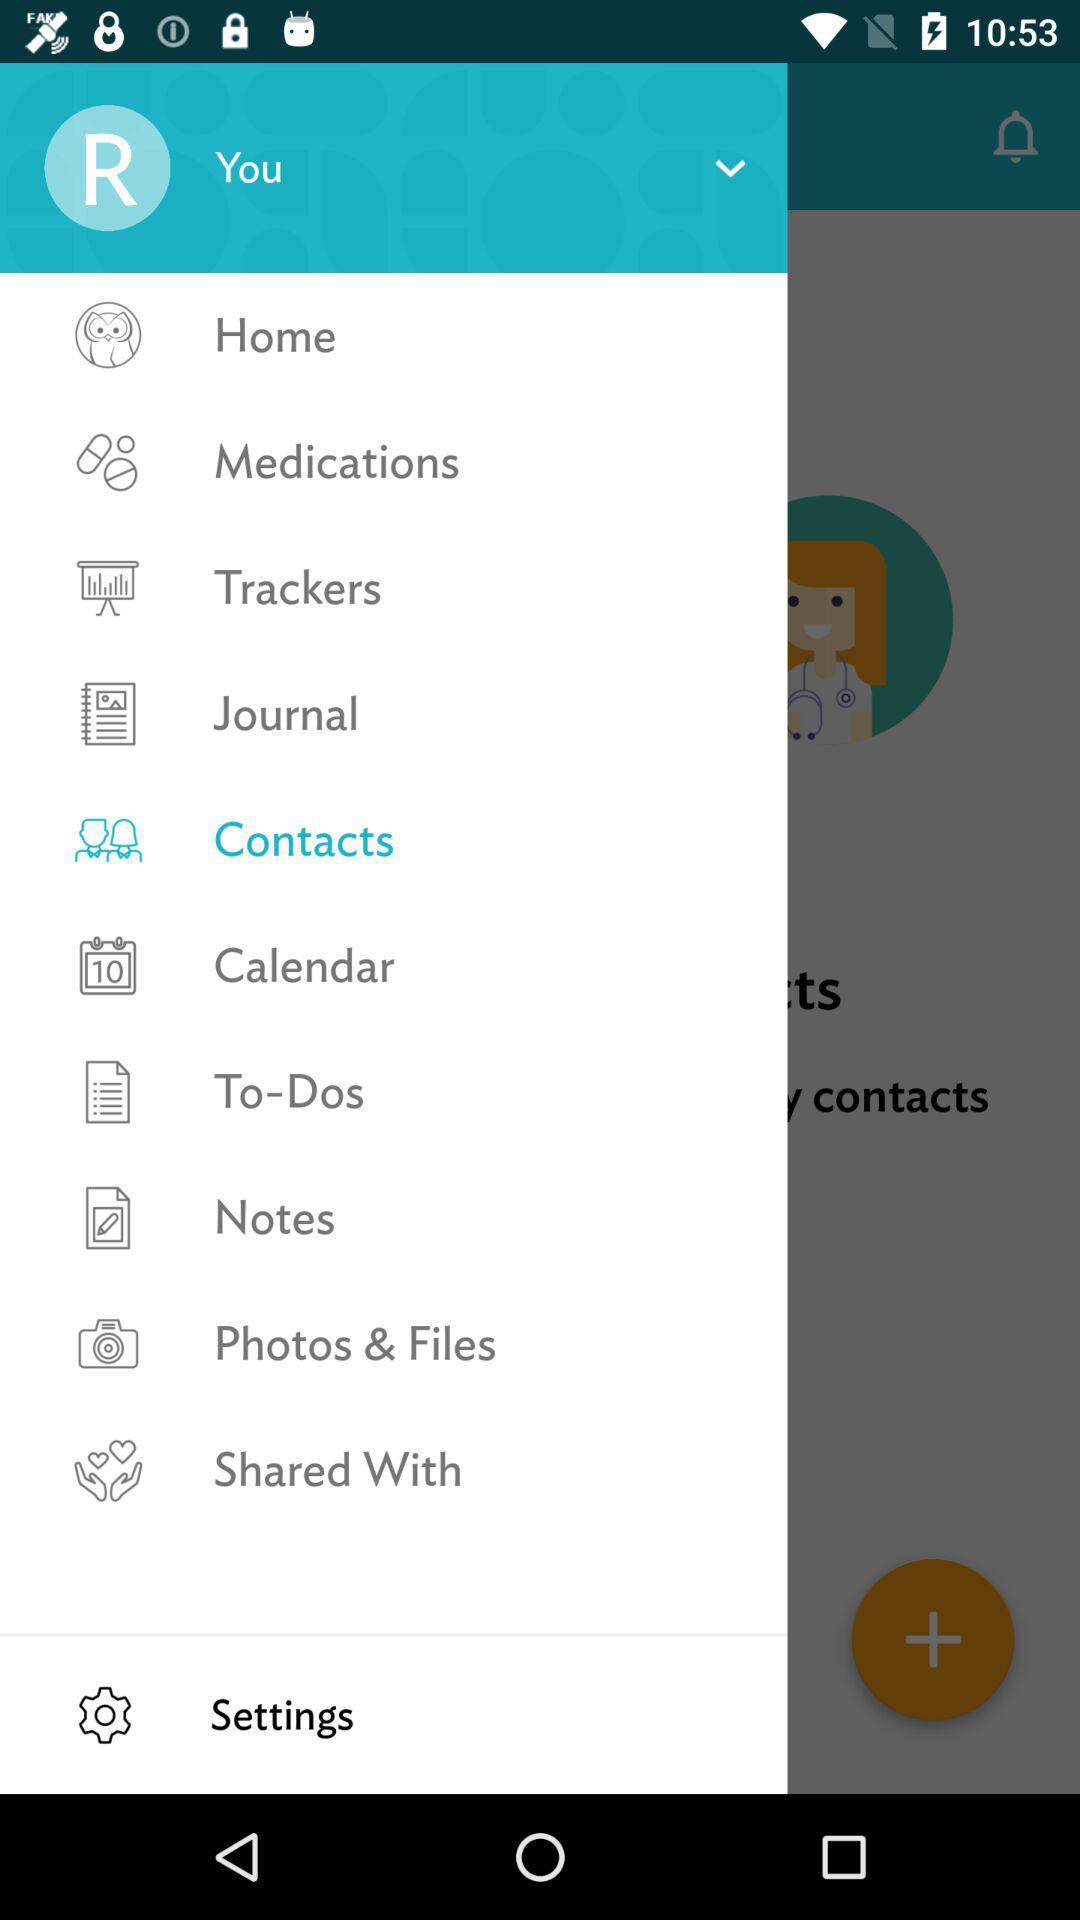  What do you see at coordinates (479, 965) in the screenshot?
I see `the calendar` at bounding box center [479, 965].